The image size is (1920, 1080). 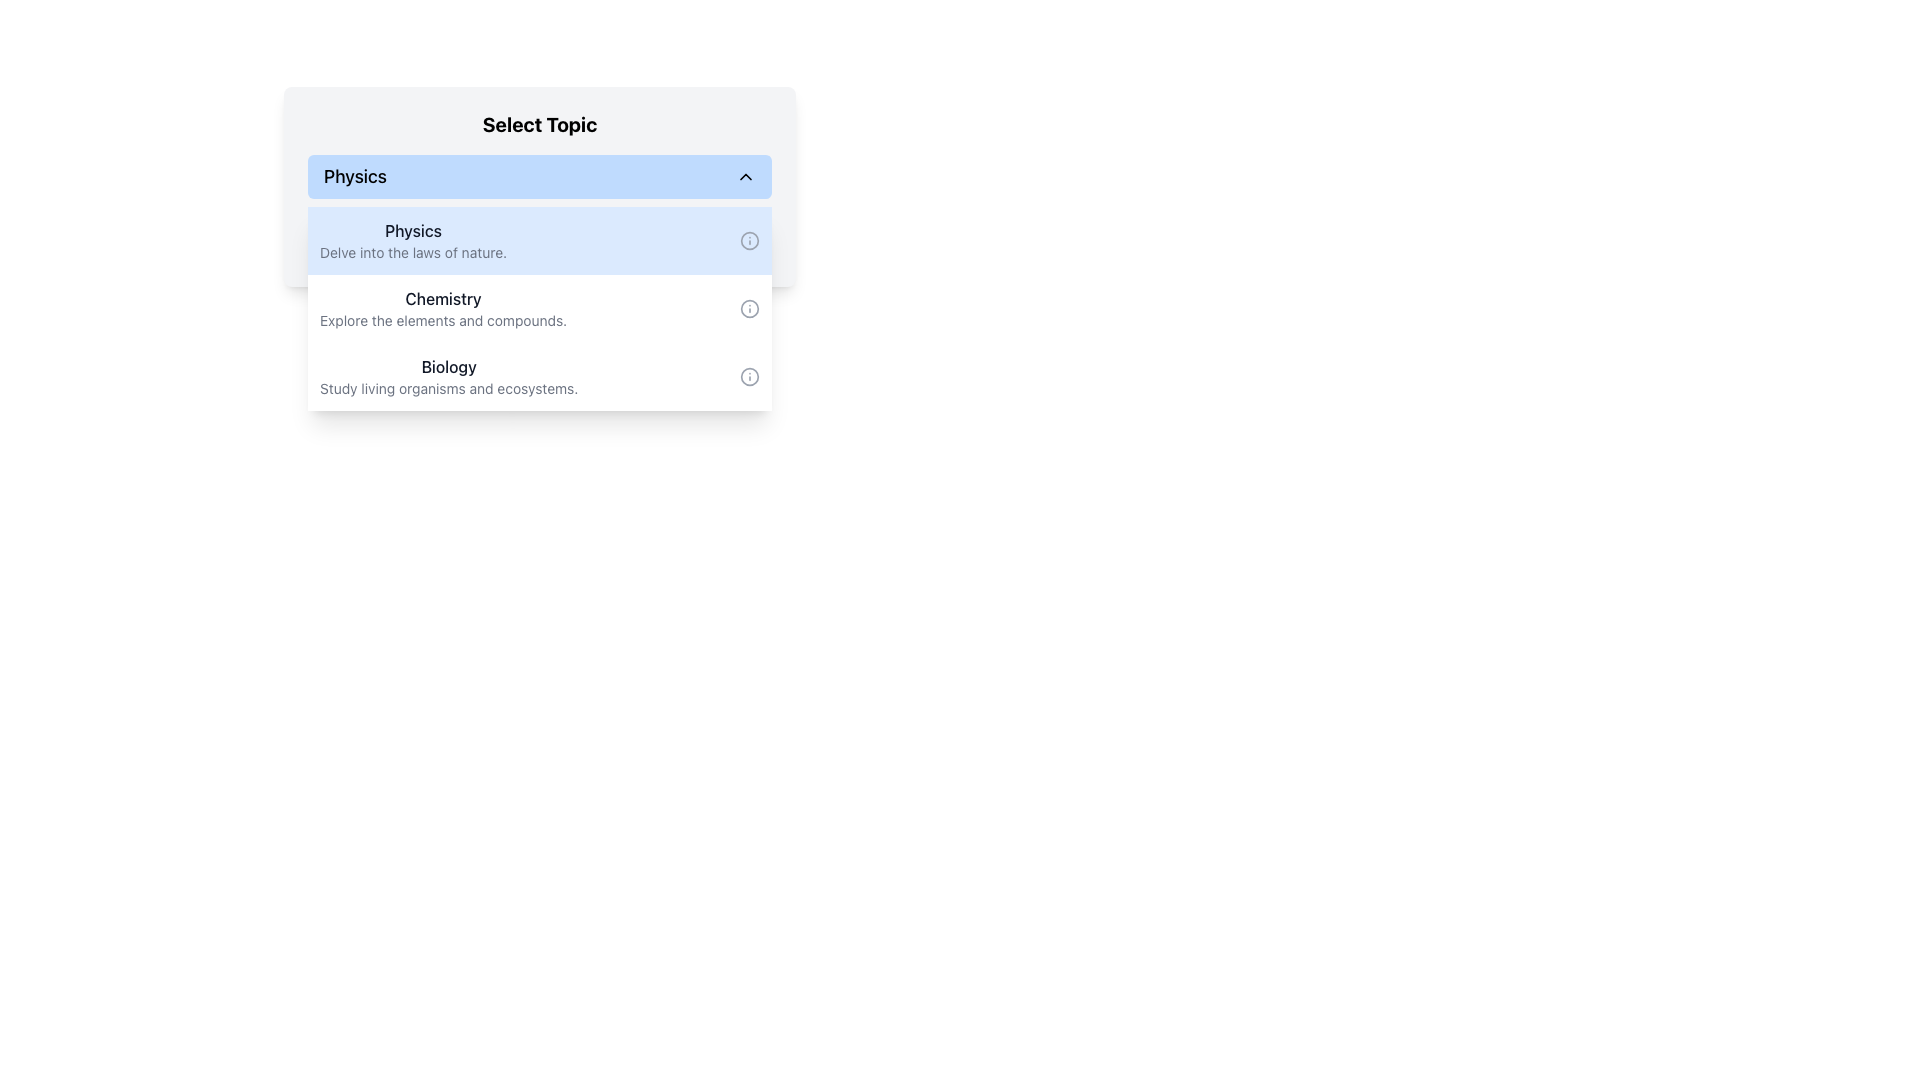 I want to click on the static text element that provides a brief description for the 'Biology' section within the dropdown menu, positioned directly below the 'Biology' section title, so click(x=448, y=389).